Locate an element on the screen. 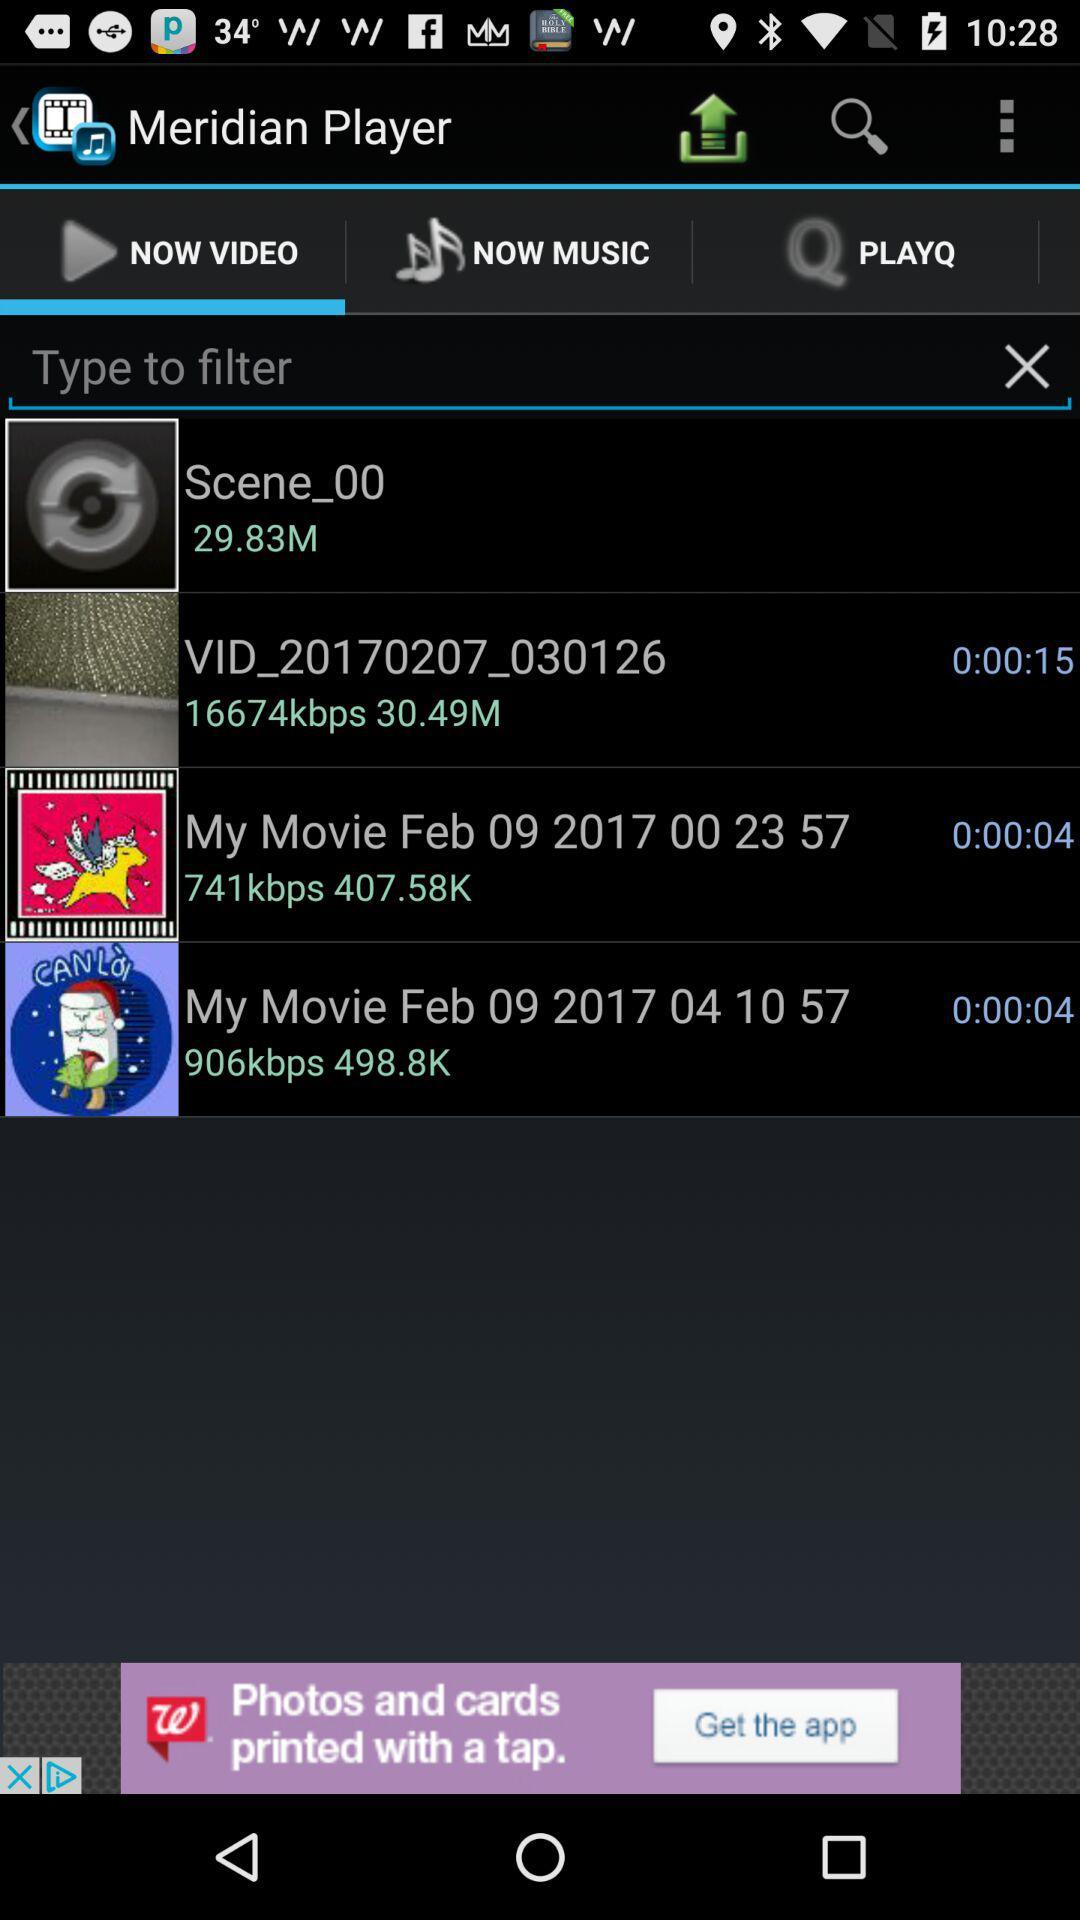 This screenshot has width=1080, height=1920. google play is located at coordinates (540, 1727).